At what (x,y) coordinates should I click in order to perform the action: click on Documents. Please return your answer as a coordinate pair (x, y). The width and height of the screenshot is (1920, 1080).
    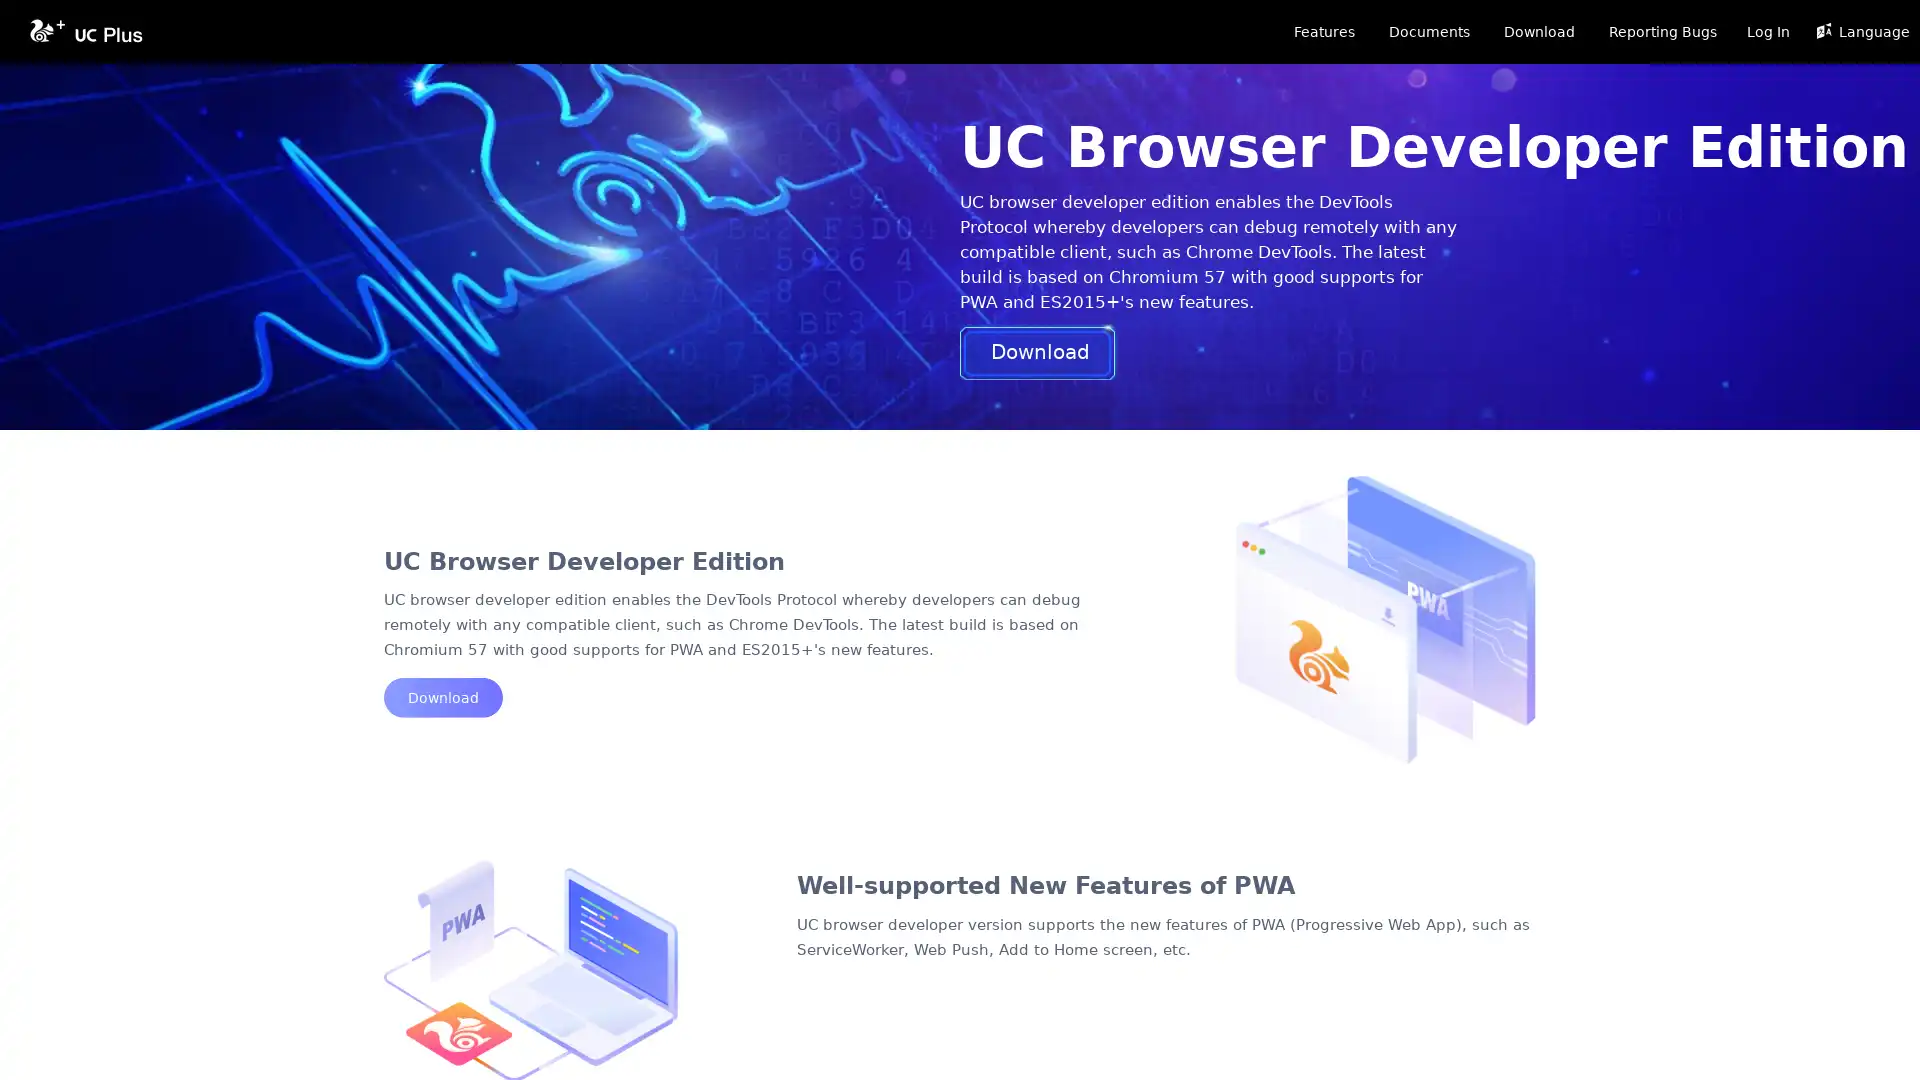
    Looking at the image, I should click on (1428, 31).